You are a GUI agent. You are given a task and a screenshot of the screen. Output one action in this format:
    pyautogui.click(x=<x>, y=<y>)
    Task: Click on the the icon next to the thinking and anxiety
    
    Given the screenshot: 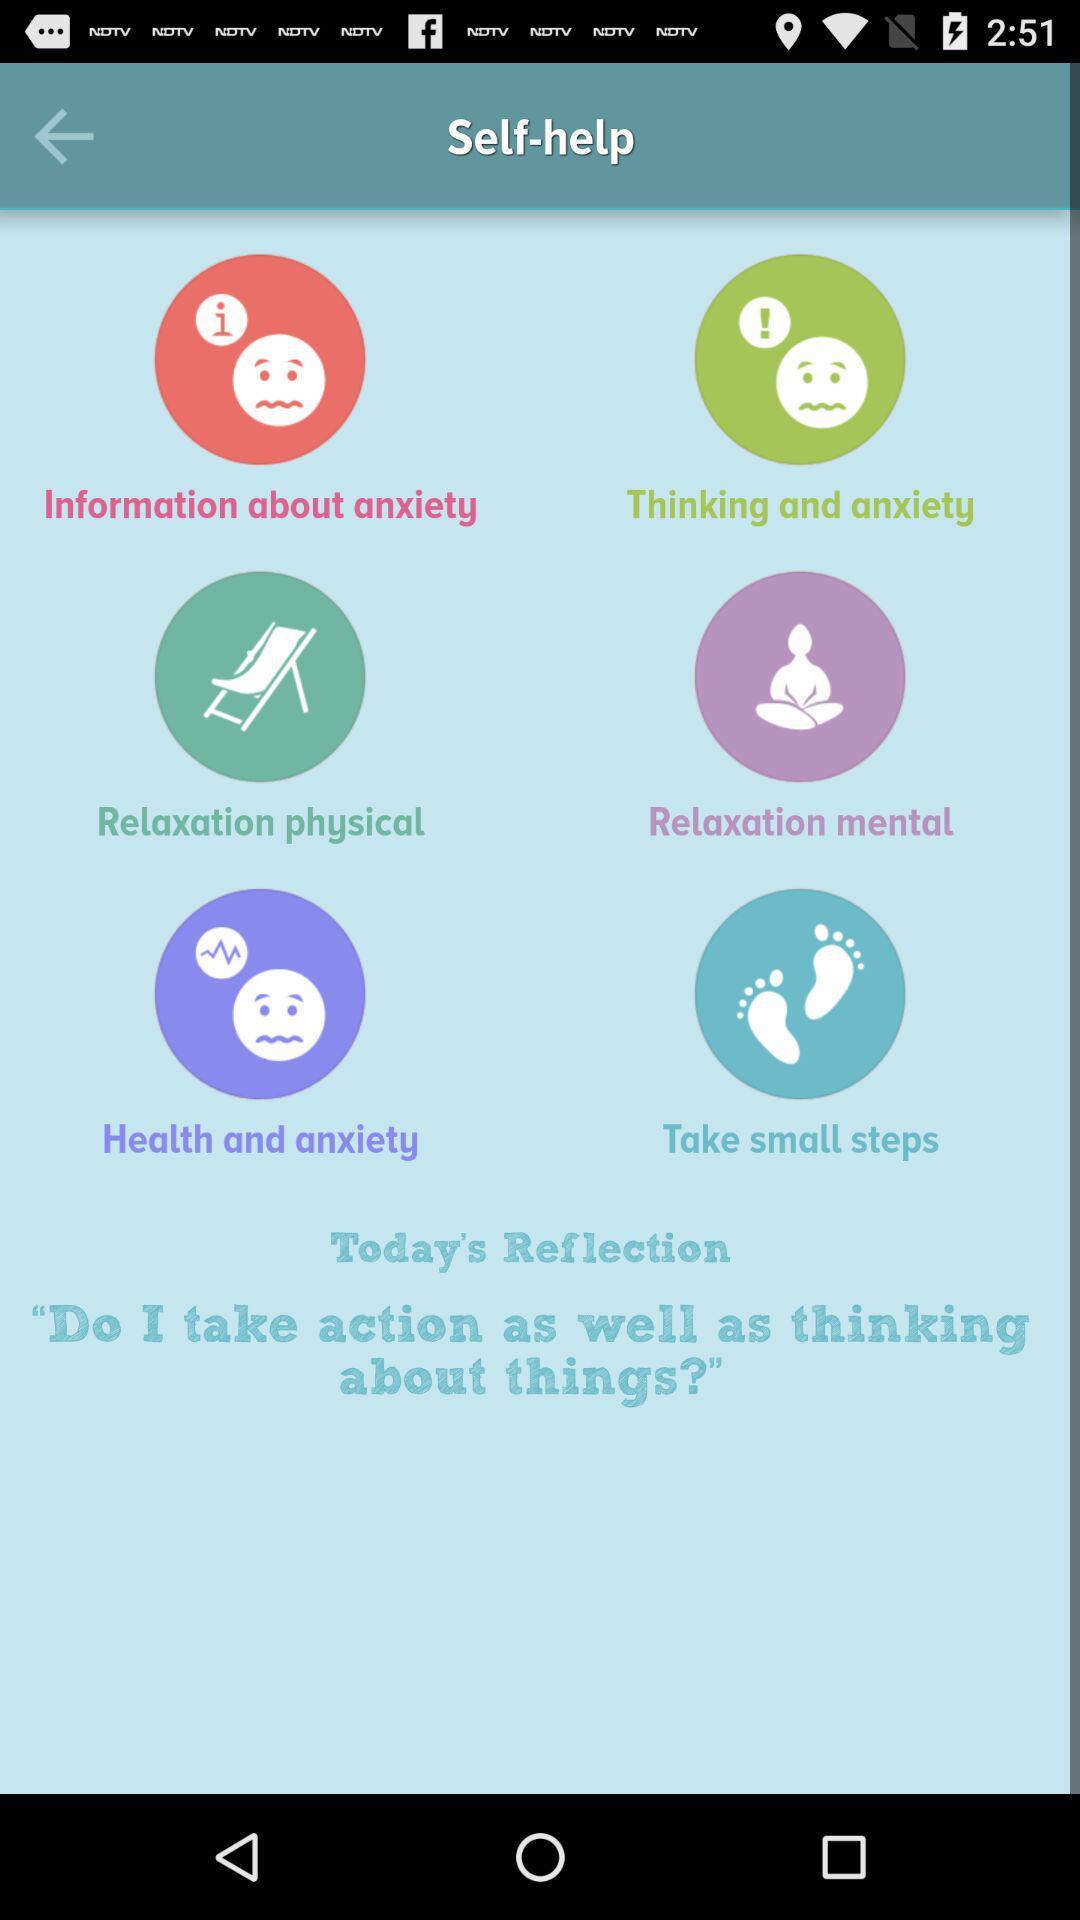 What is the action you would take?
    pyautogui.click(x=270, y=389)
    